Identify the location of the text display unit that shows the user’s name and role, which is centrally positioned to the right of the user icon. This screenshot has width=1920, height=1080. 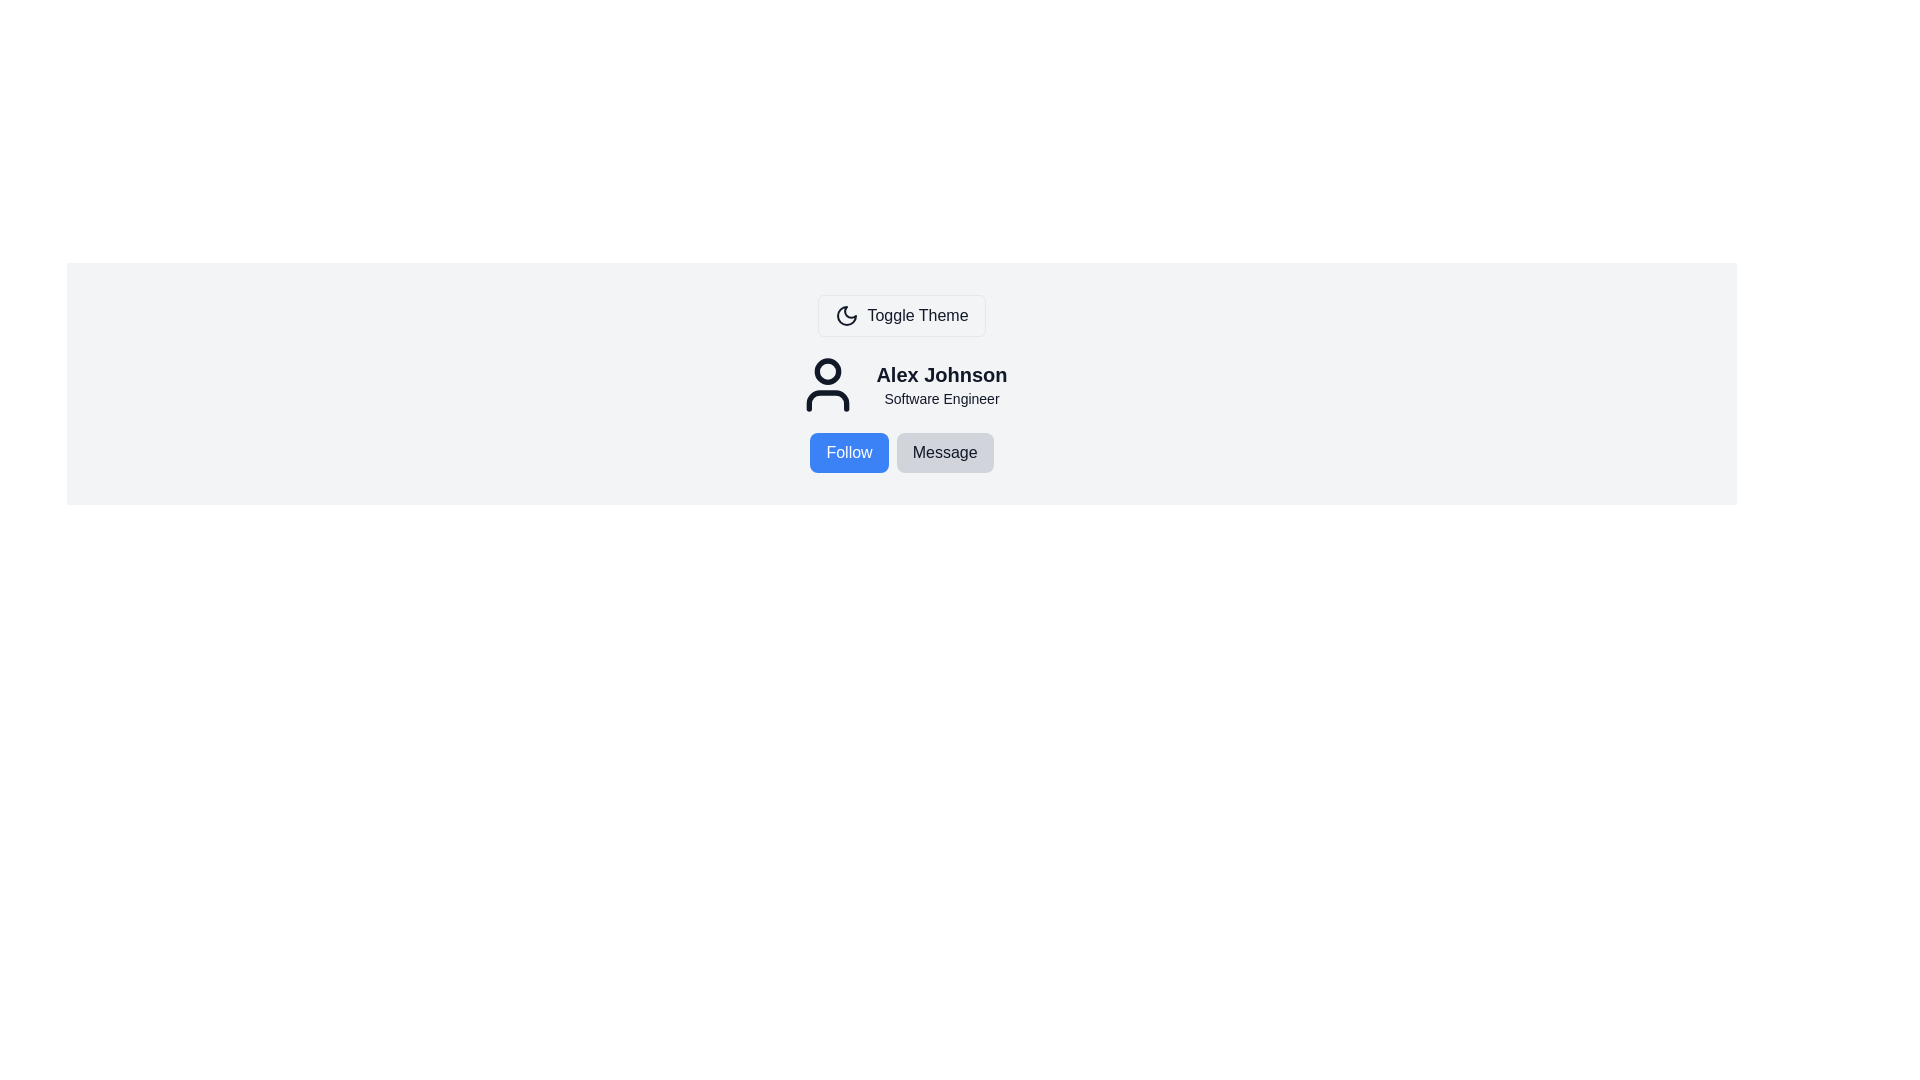
(940, 385).